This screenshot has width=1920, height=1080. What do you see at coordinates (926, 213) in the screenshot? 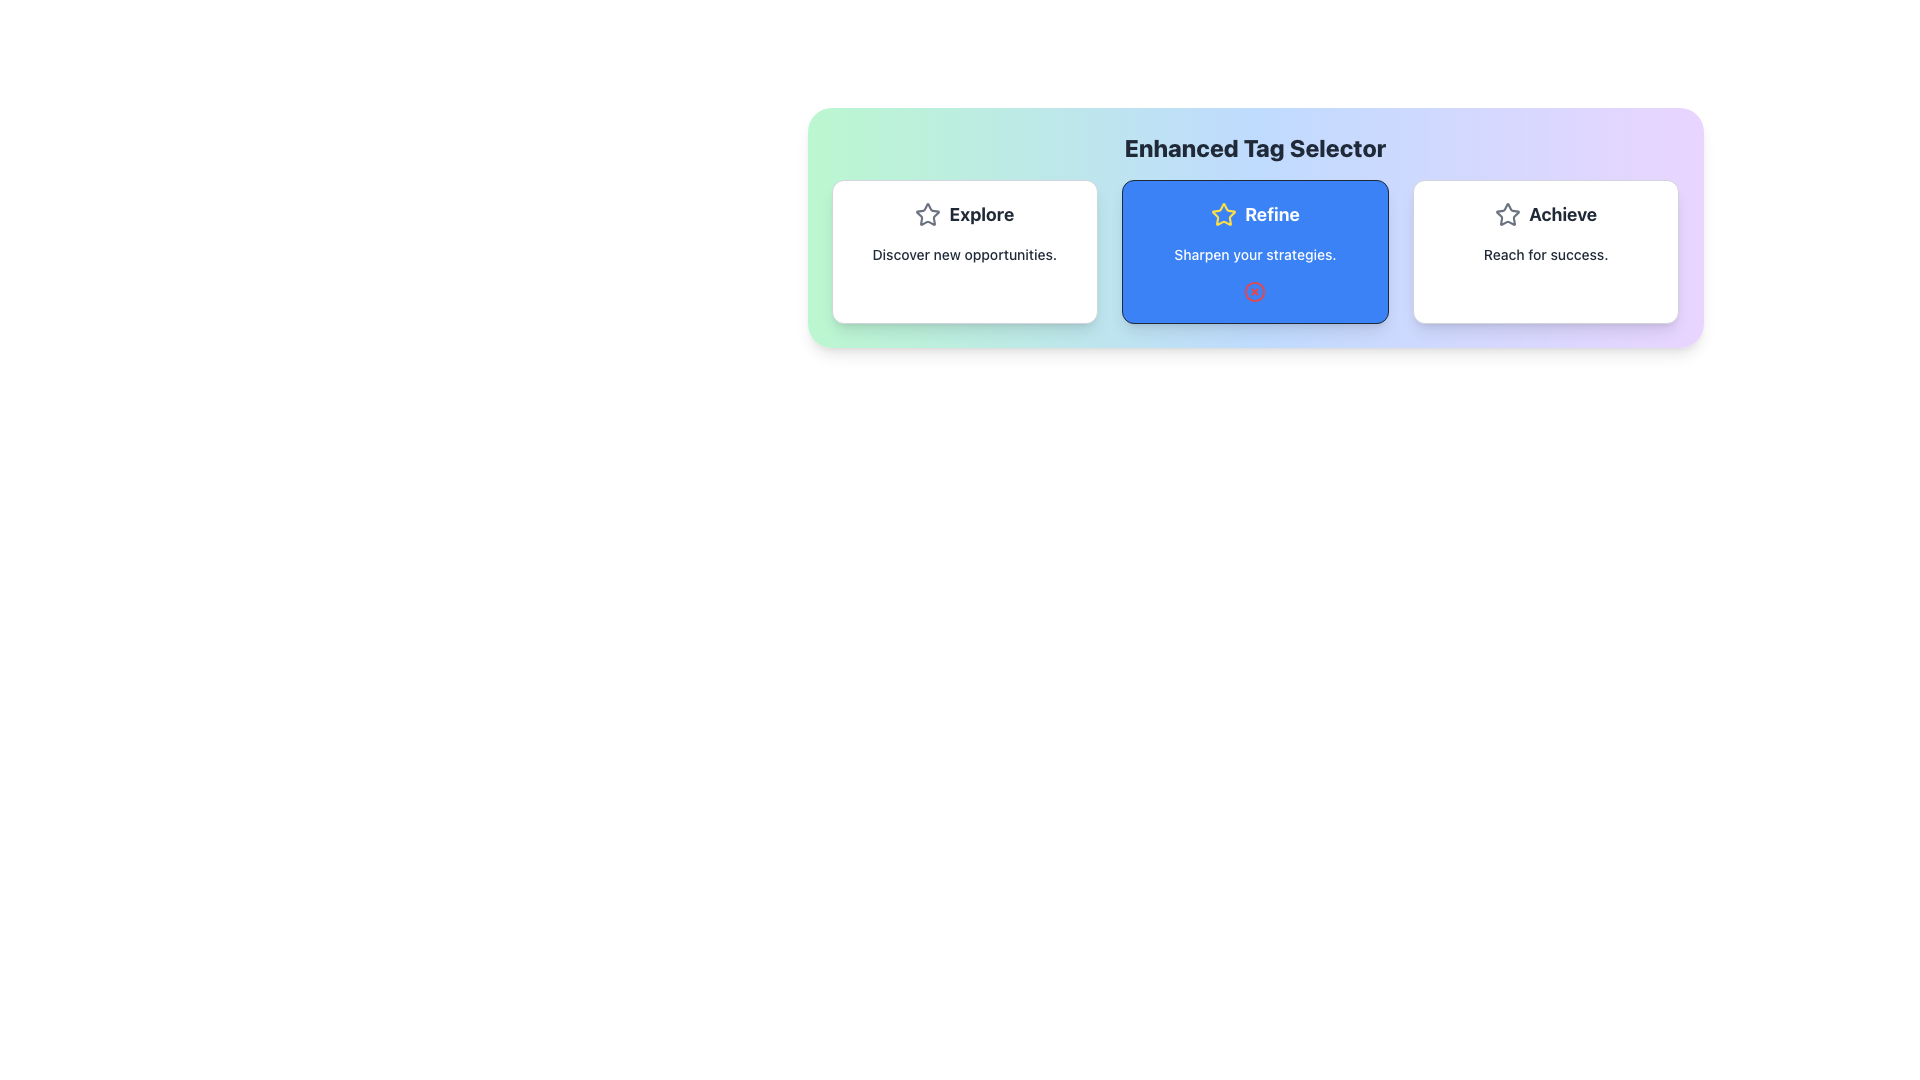
I see `the gray-bordered star-shaped icon located in the top-right corner of the blue card labeled 'Refine' for additional actions if interactive` at bounding box center [926, 213].